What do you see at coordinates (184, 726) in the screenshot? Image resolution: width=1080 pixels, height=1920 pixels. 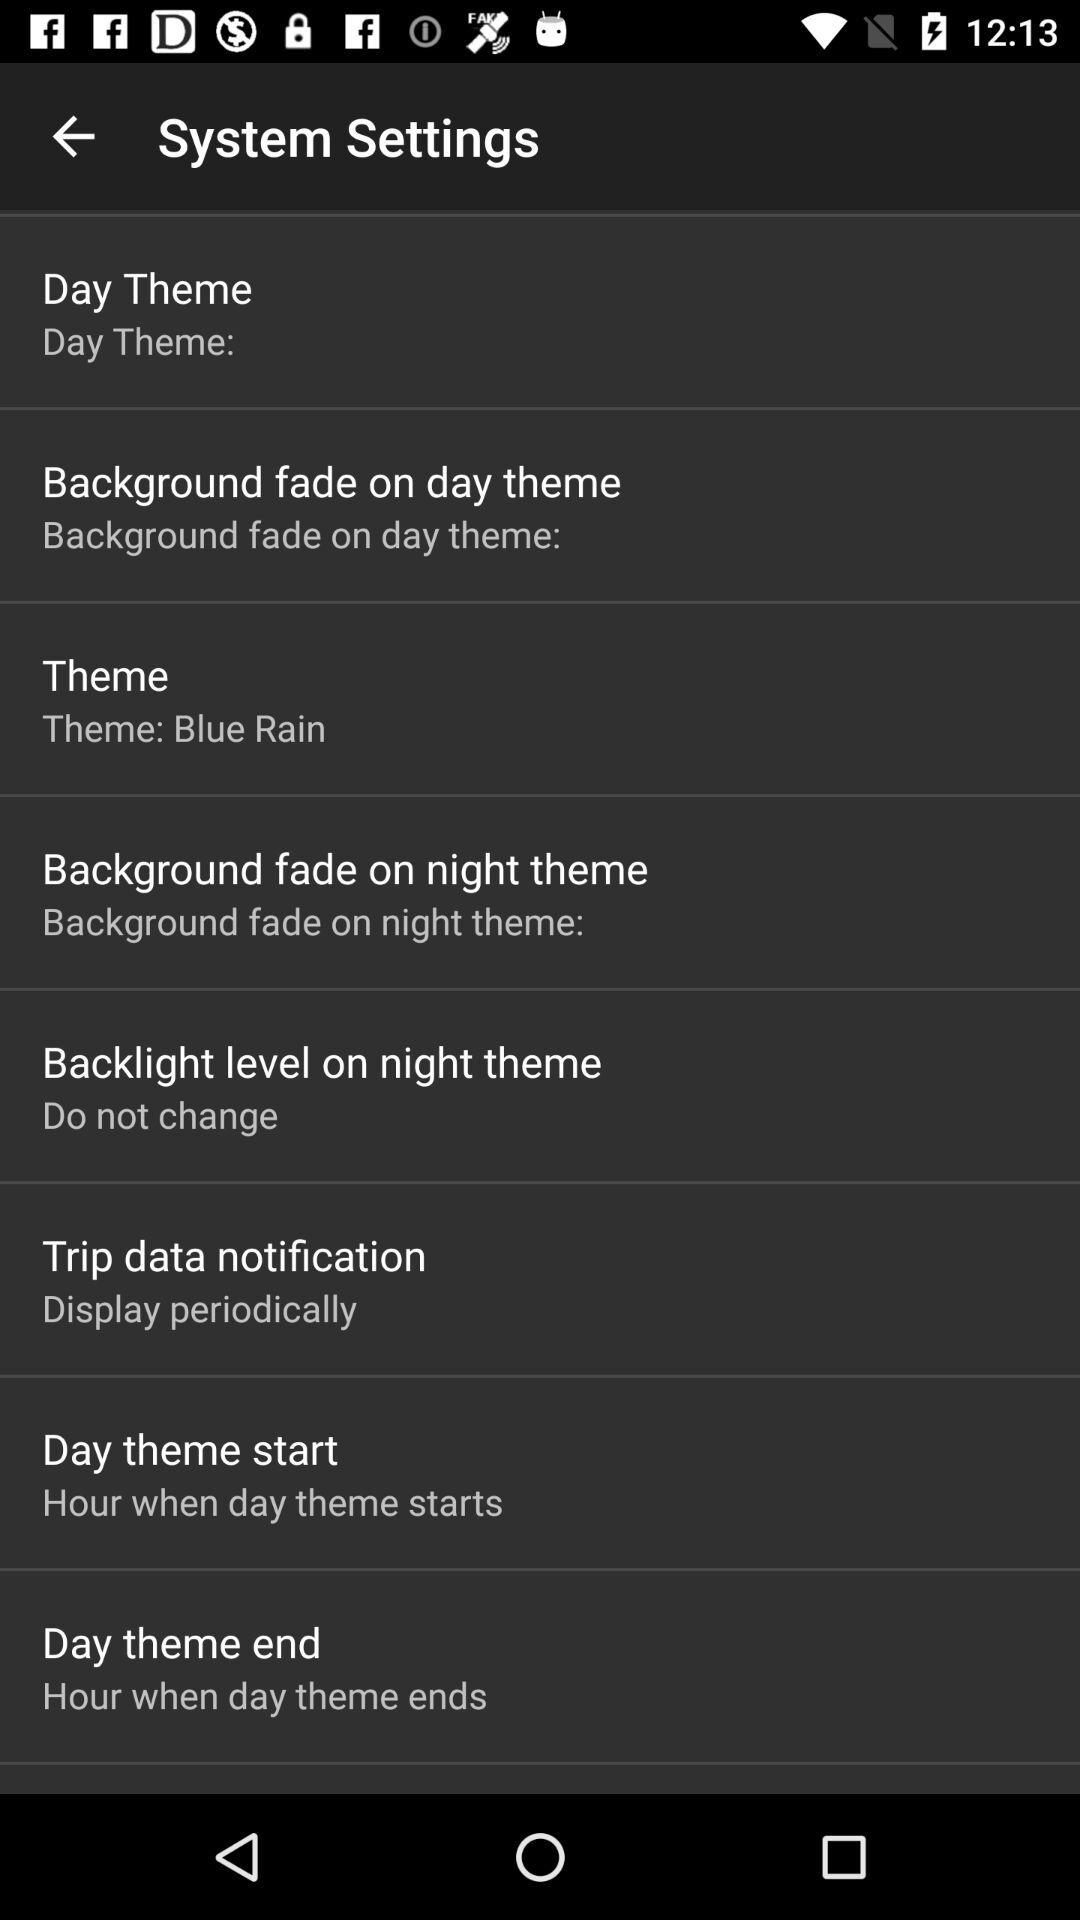 I see `the app above background fade on item` at bounding box center [184, 726].